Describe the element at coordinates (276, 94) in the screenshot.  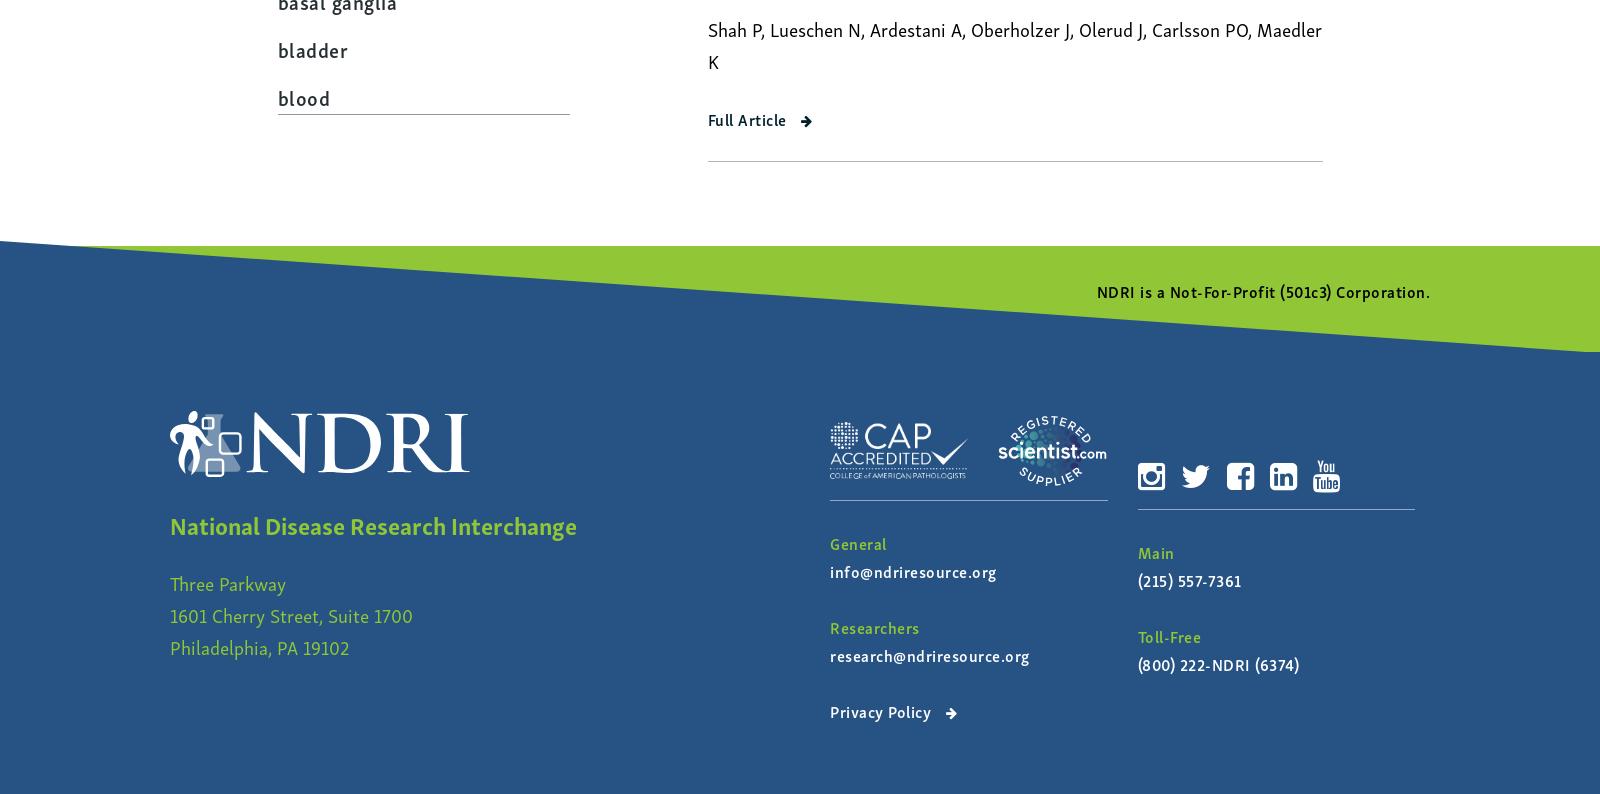
I see `'blood'` at that location.